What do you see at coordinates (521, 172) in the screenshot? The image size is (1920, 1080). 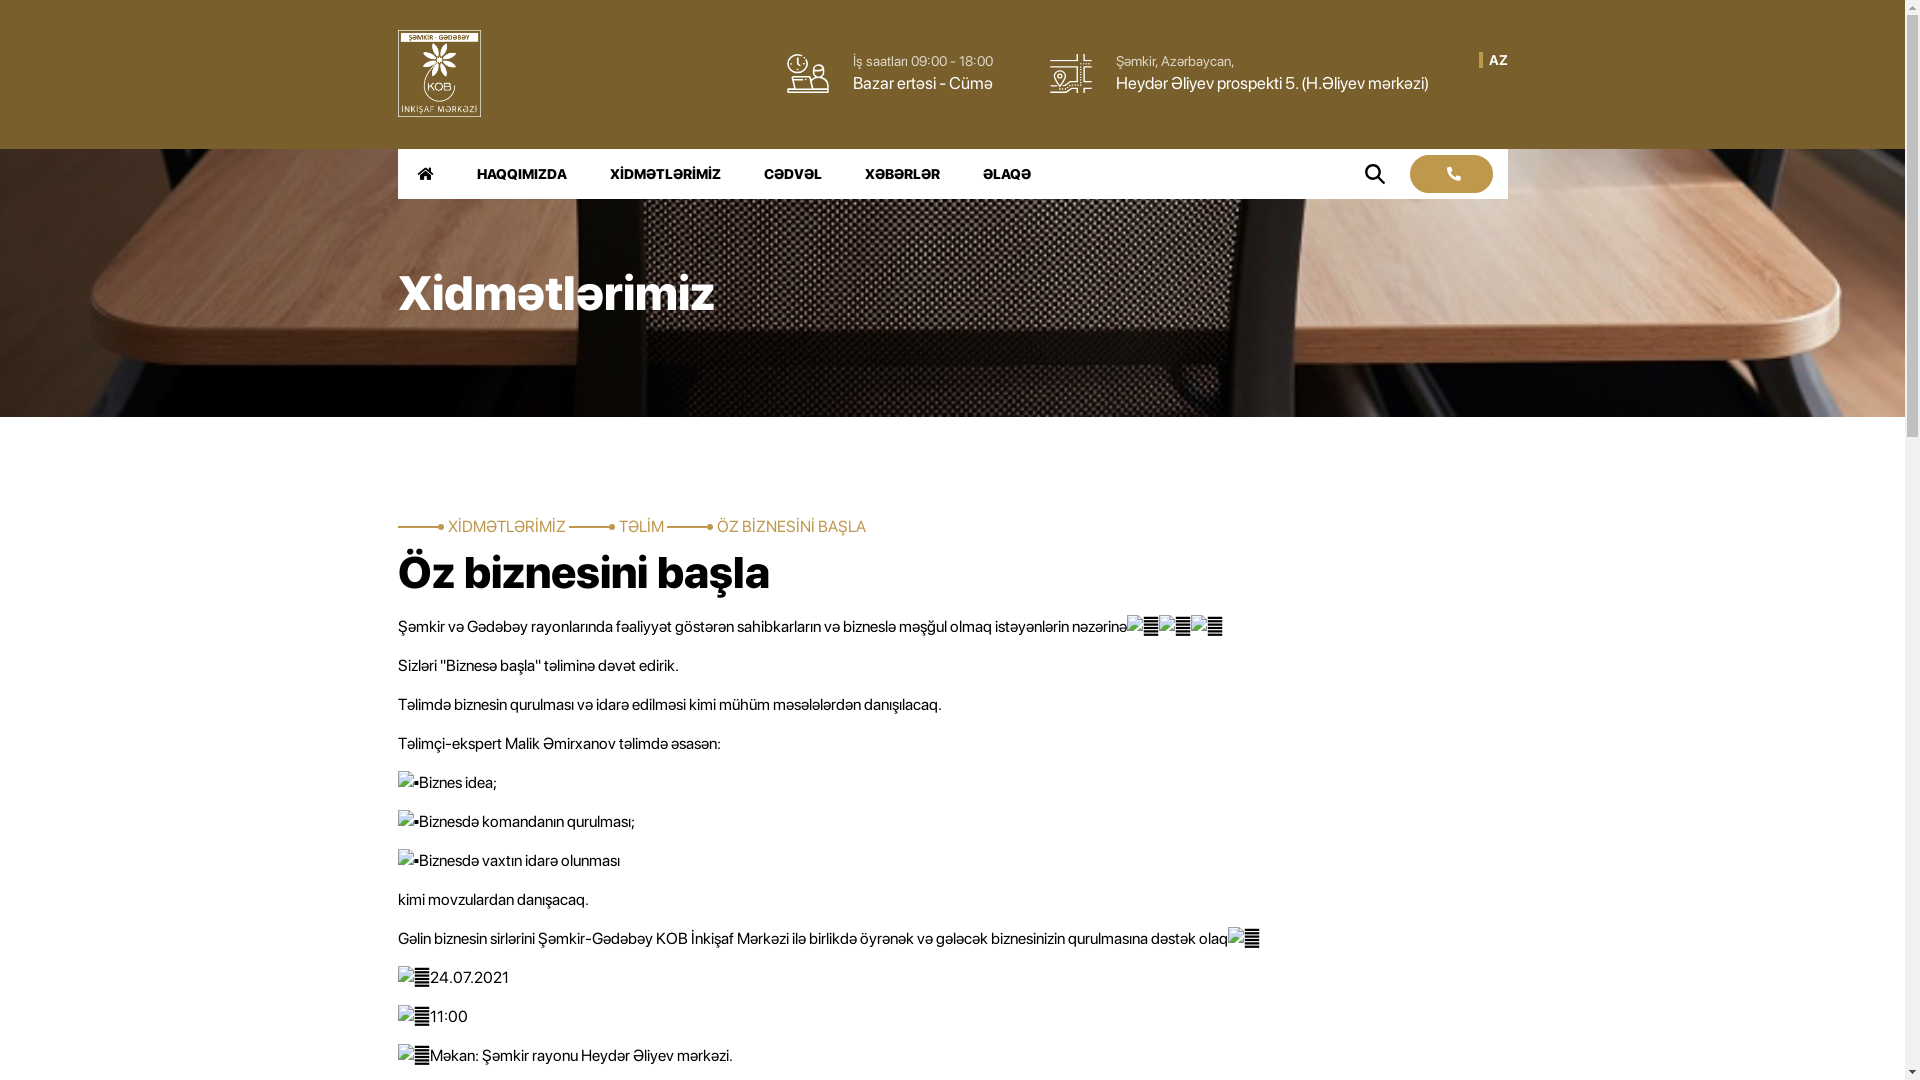 I see `'HAQQIMIZDA'` at bounding box center [521, 172].